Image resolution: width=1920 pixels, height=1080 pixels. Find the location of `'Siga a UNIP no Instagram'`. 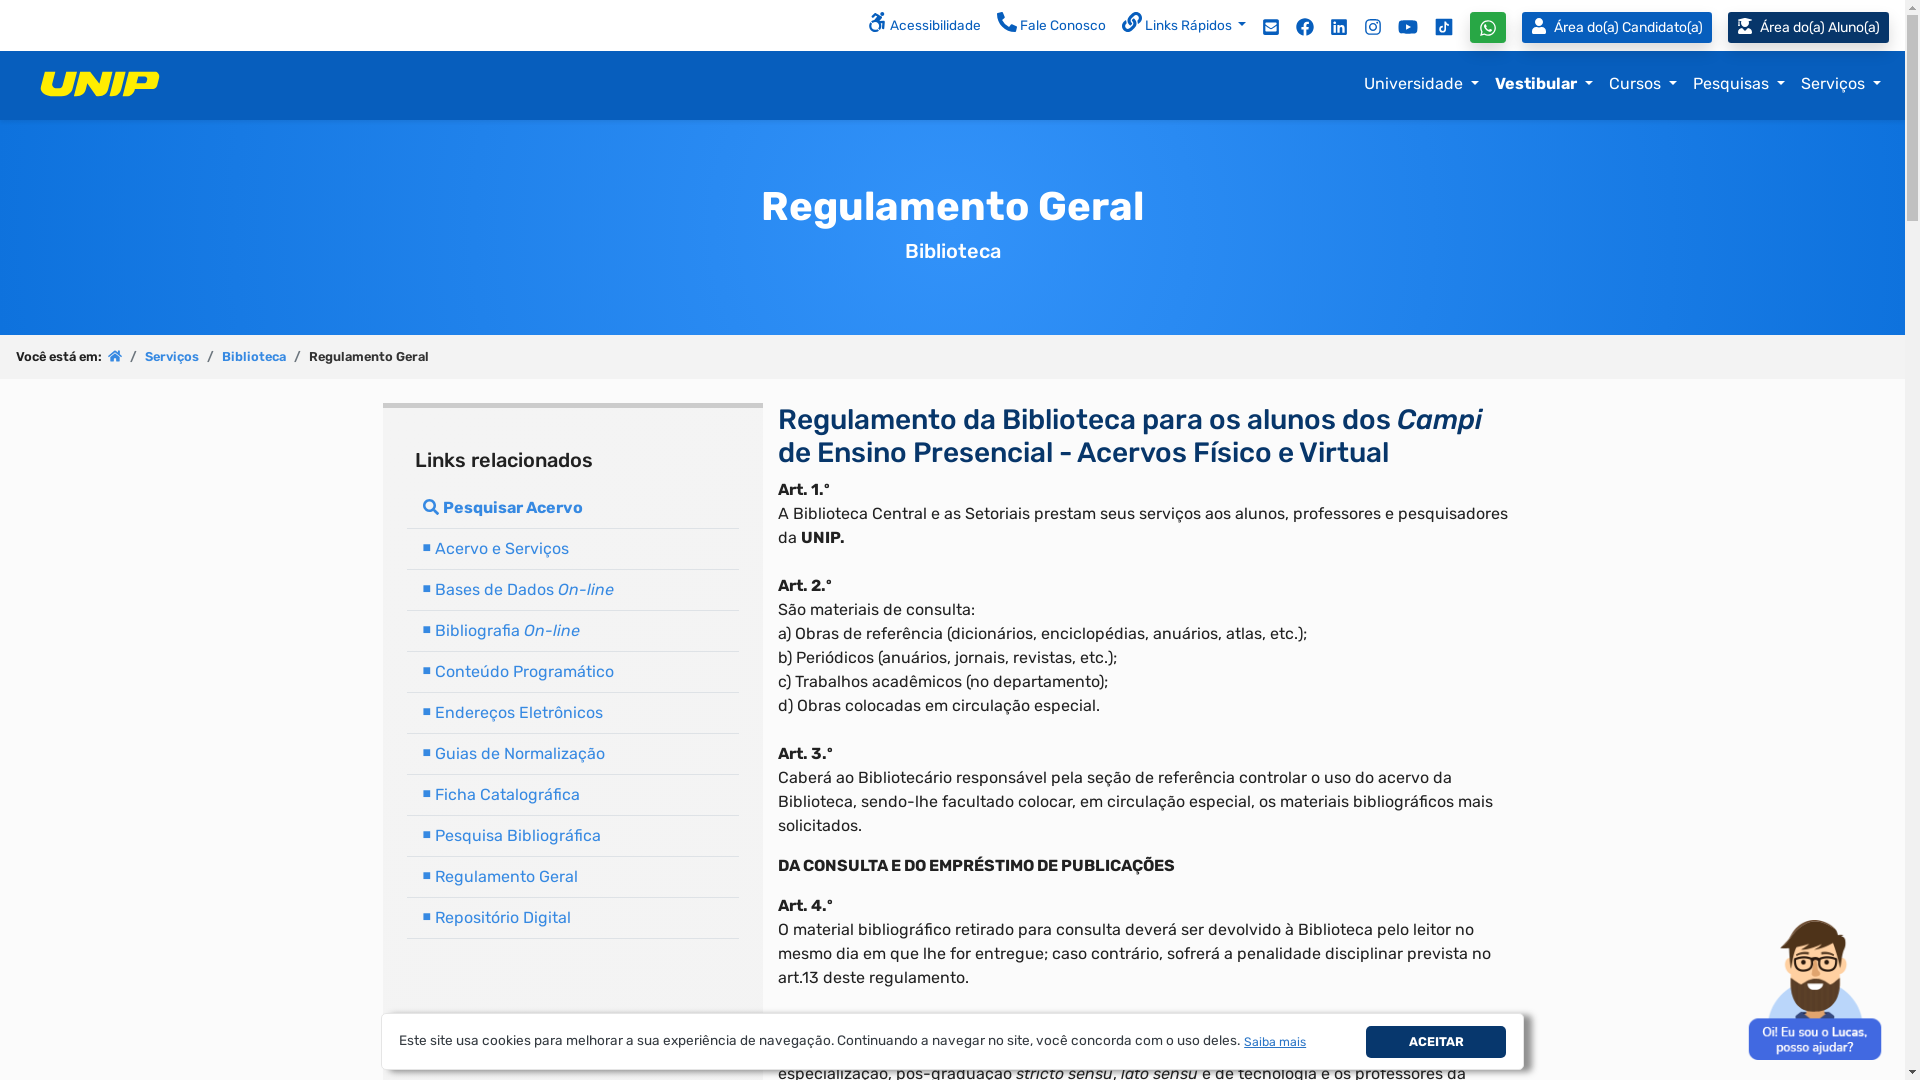

'Siga a UNIP no Instagram' is located at coordinates (1371, 26).